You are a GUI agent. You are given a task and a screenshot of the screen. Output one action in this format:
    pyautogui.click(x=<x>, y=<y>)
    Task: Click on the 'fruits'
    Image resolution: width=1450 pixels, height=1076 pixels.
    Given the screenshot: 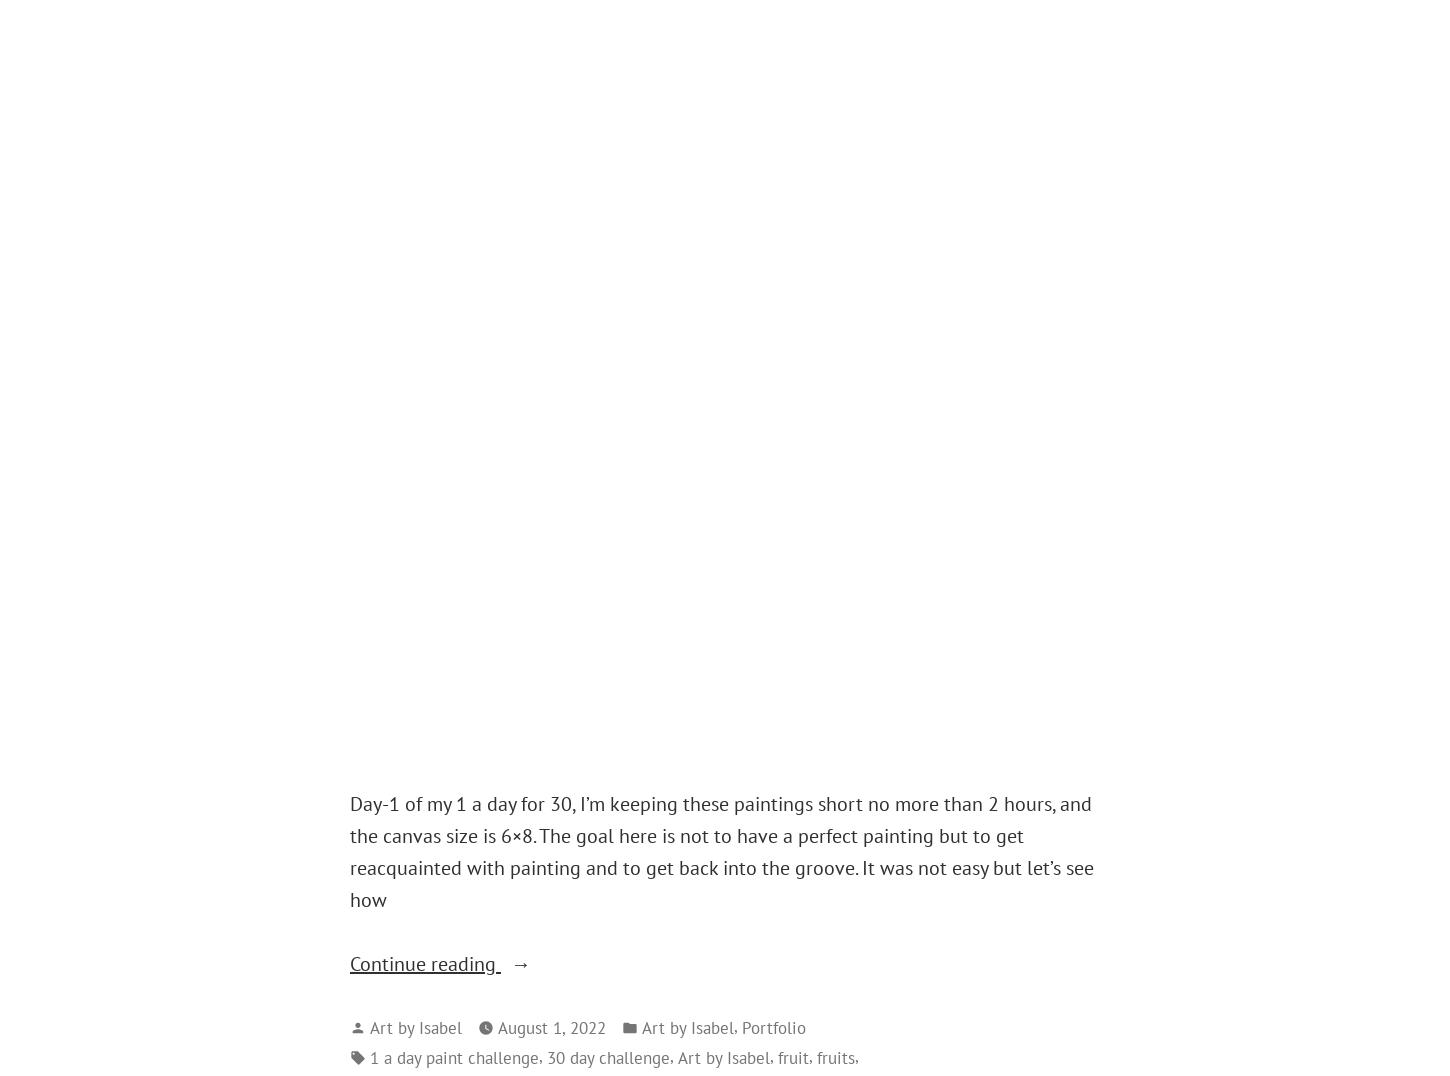 What is the action you would take?
    pyautogui.click(x=836, y=1056)
    